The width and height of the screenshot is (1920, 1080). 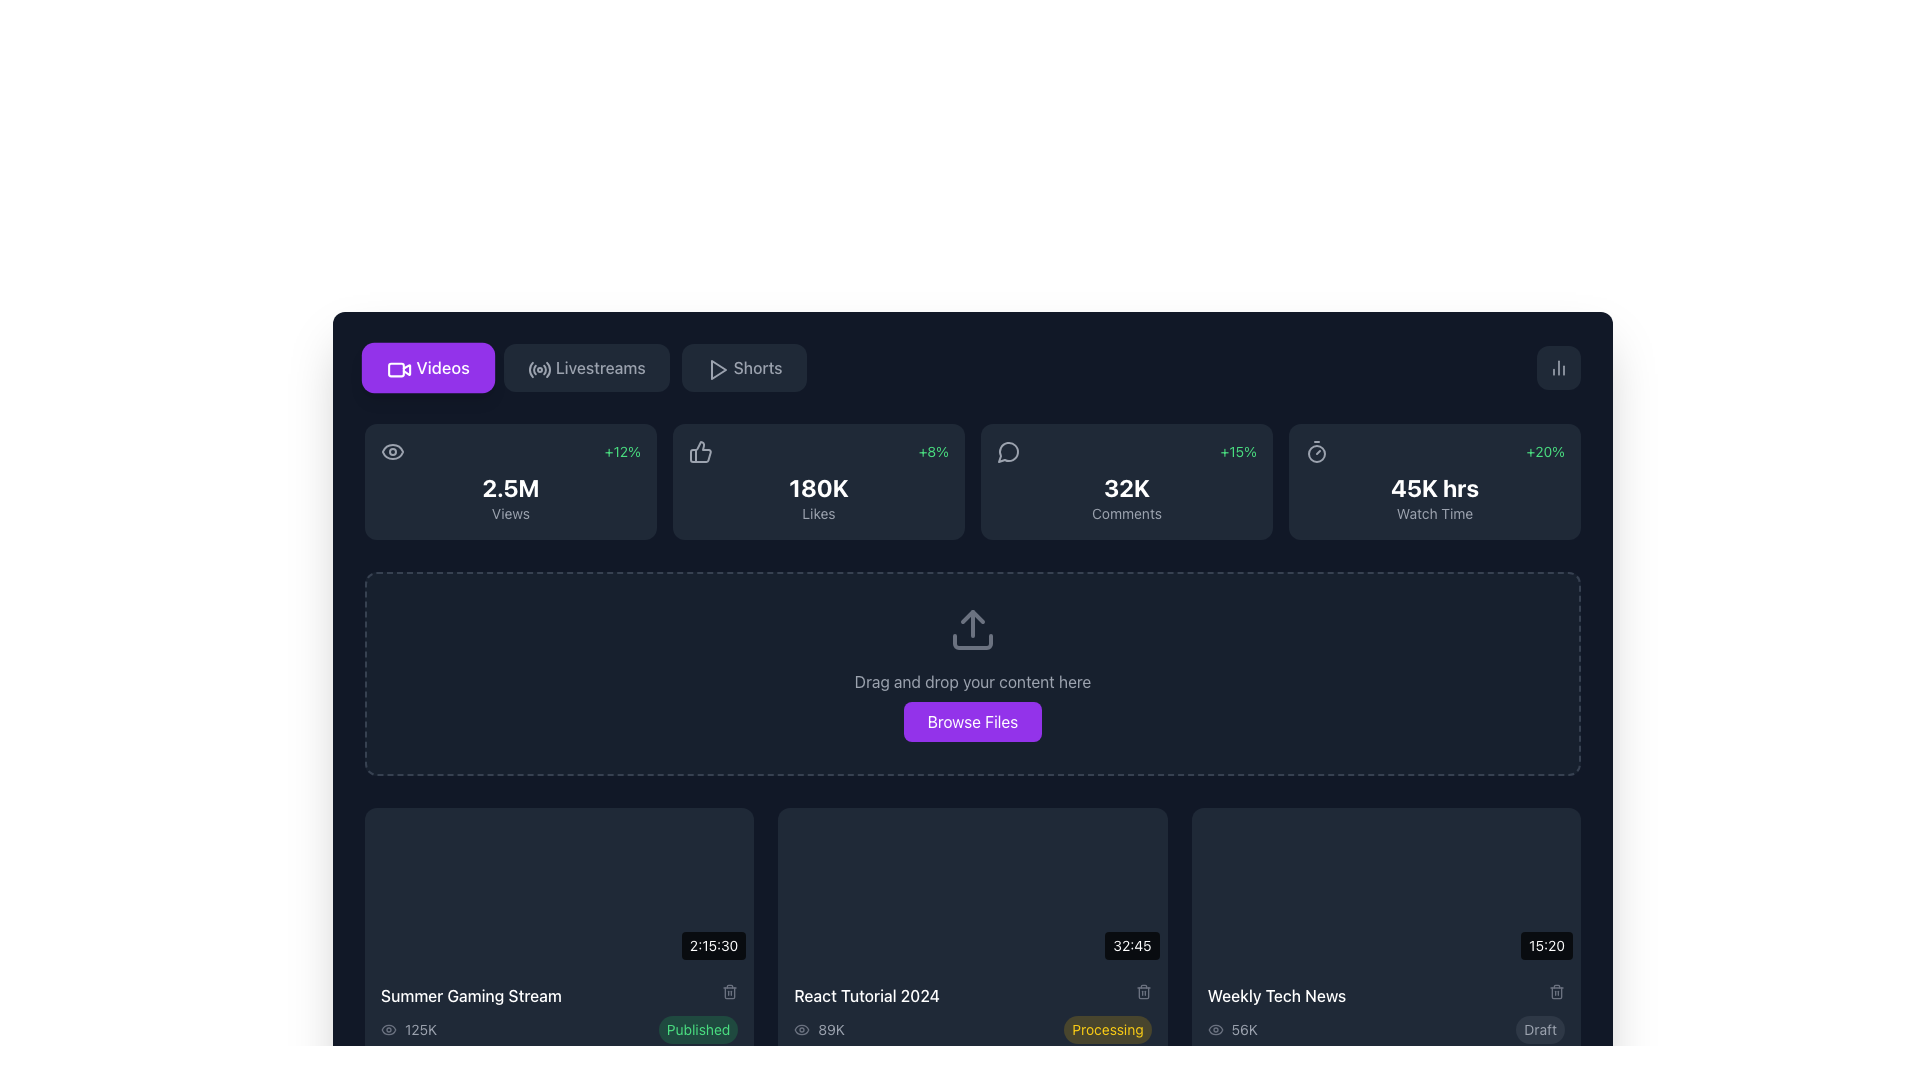 I want to click on the Status badge with the text 'Processing', which is a rounded badge located at the bottom right of the 'React Tutorial 2024' entry card, so click(x=1107, y=1029).